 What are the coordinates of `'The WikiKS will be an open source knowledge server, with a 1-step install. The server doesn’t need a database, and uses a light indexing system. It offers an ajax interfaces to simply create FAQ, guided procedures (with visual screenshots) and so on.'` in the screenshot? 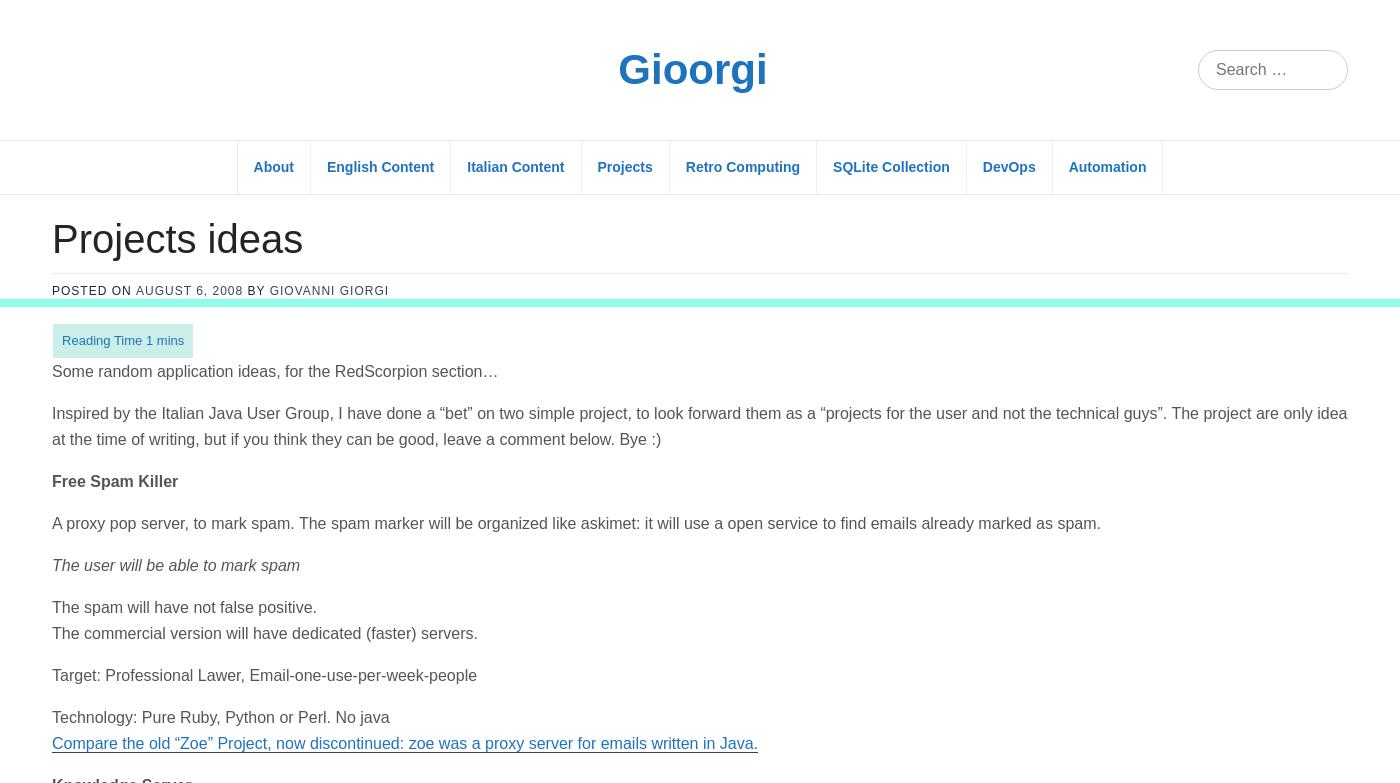 It's located at (694, 549).